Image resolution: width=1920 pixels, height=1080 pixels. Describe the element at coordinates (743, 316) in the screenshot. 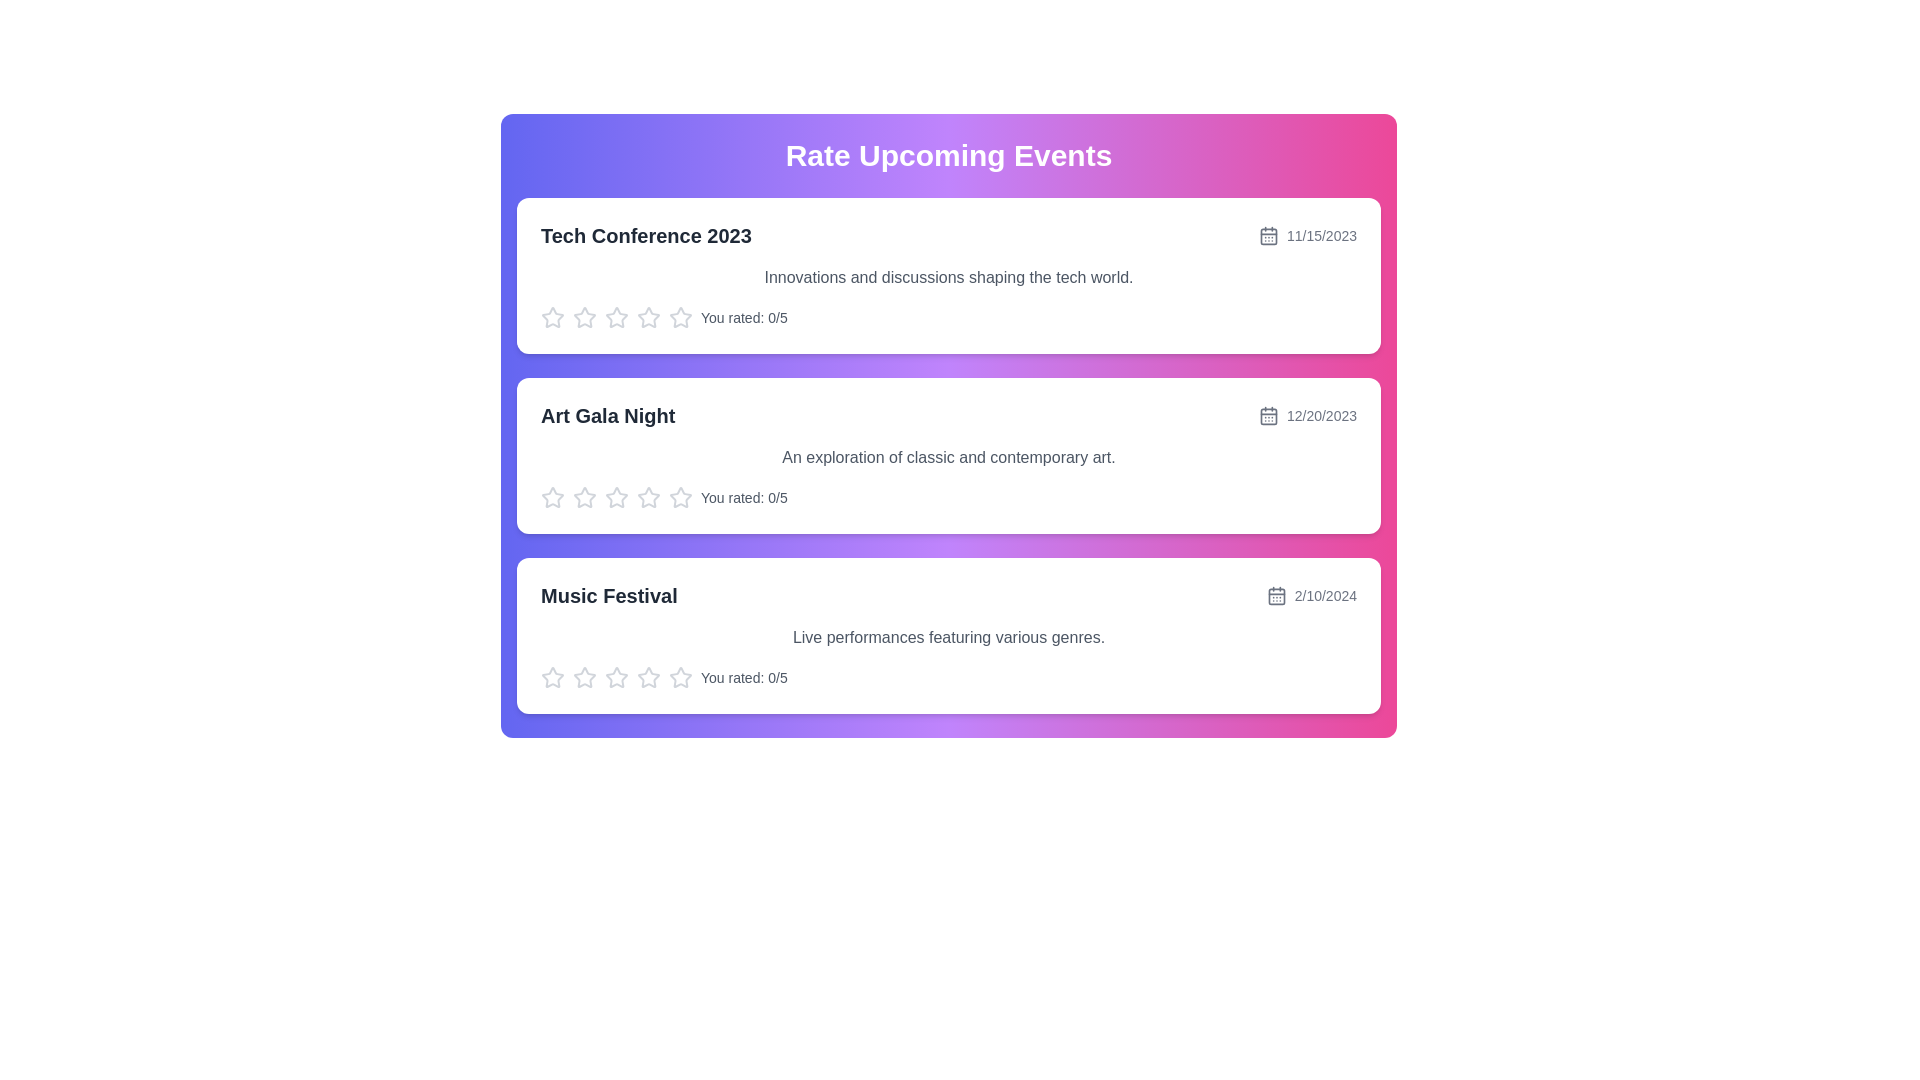

I see `the text label displaying 'You rated: 0/5' located in the first listing card under 'Tech Conference 2023', positioned to the right of five star icons` at that location.